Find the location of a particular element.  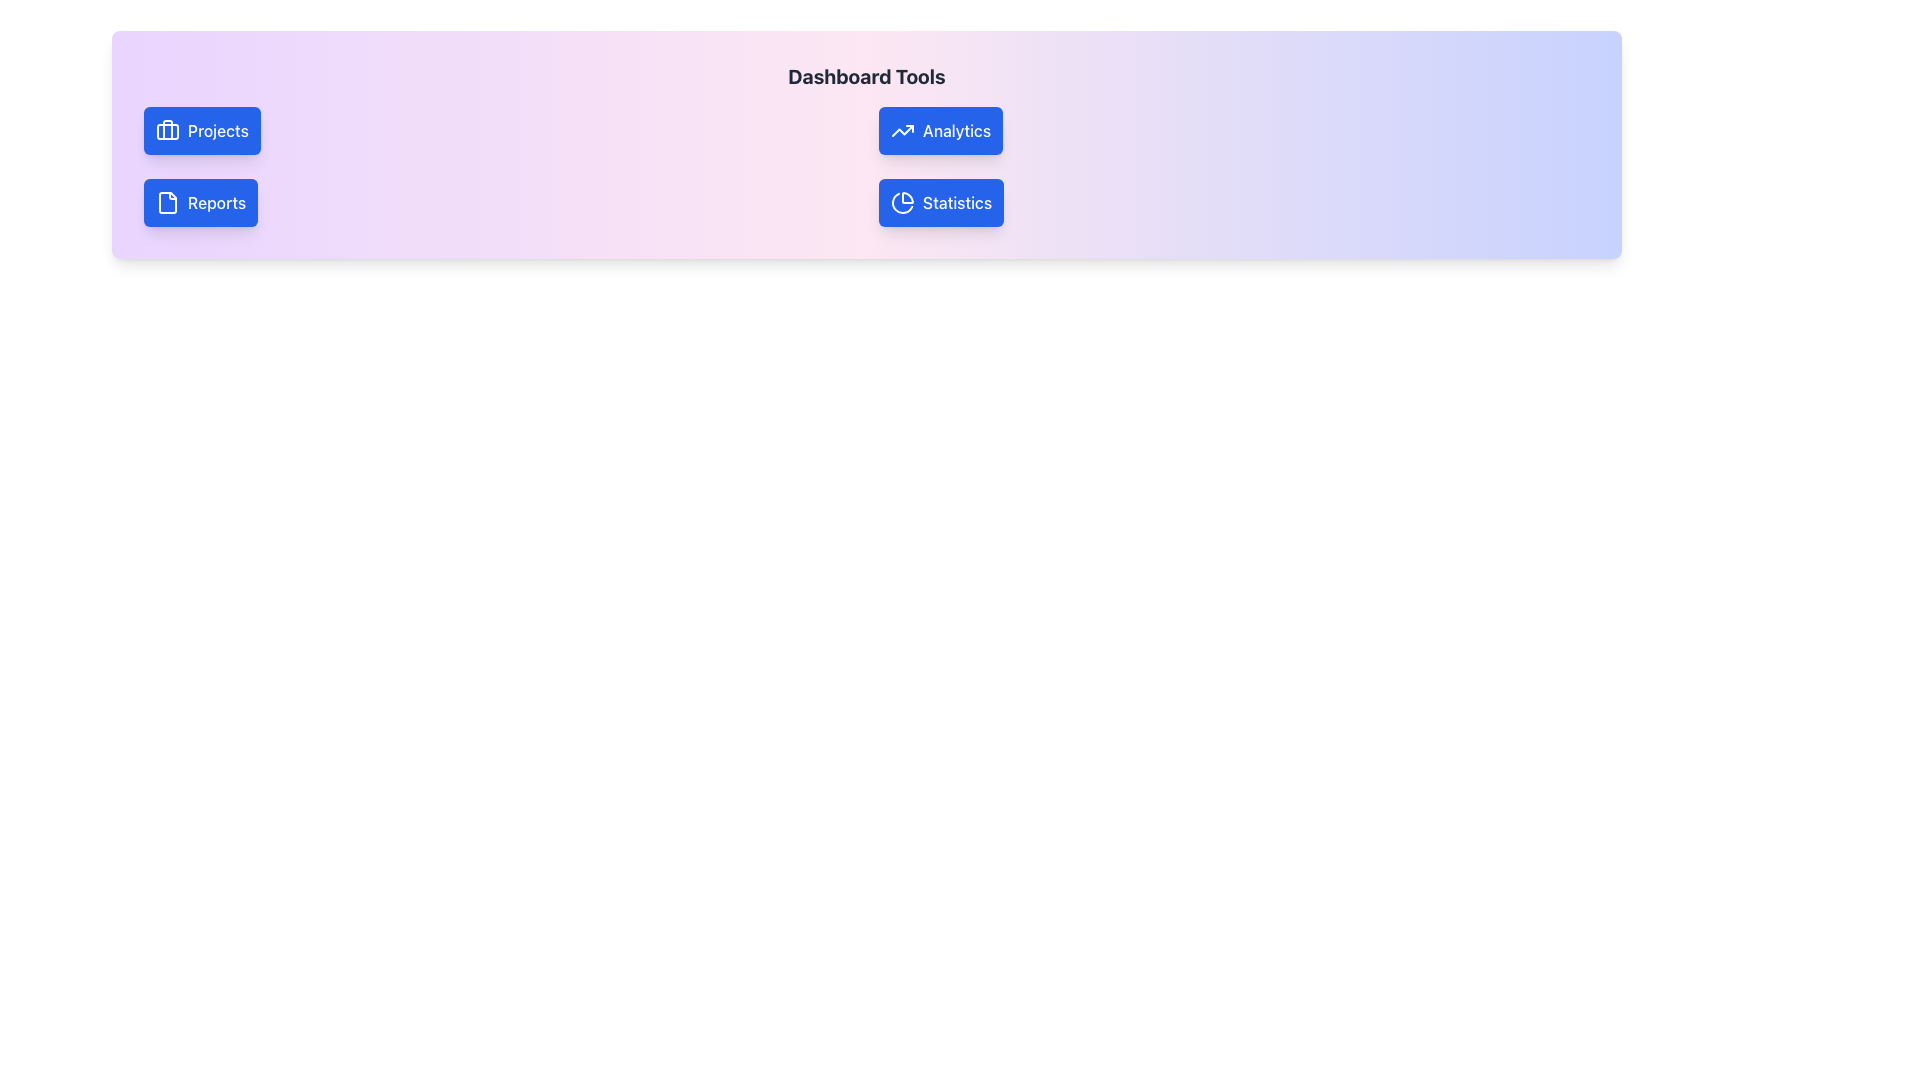

the briefcase icon located on the left side of the 'Projects' button in the interface is located at coordinates (168, 131).